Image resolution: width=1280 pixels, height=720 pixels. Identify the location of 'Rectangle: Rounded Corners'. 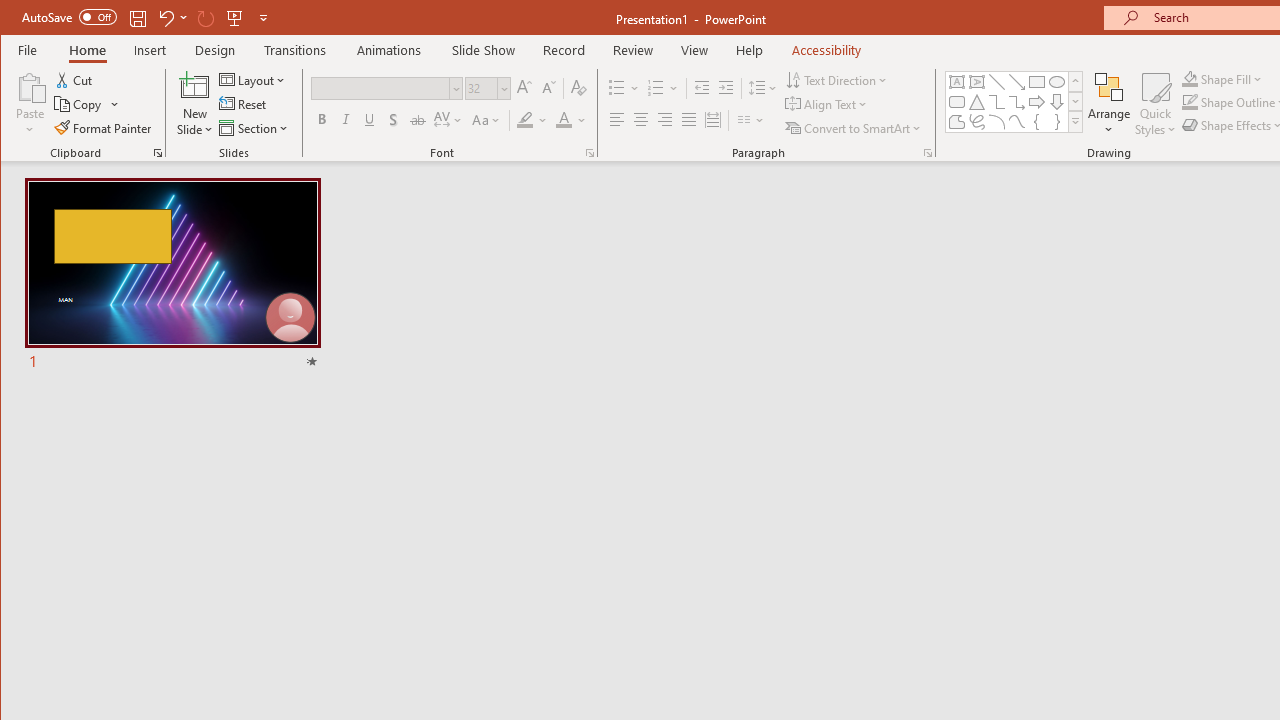
(955, 102).